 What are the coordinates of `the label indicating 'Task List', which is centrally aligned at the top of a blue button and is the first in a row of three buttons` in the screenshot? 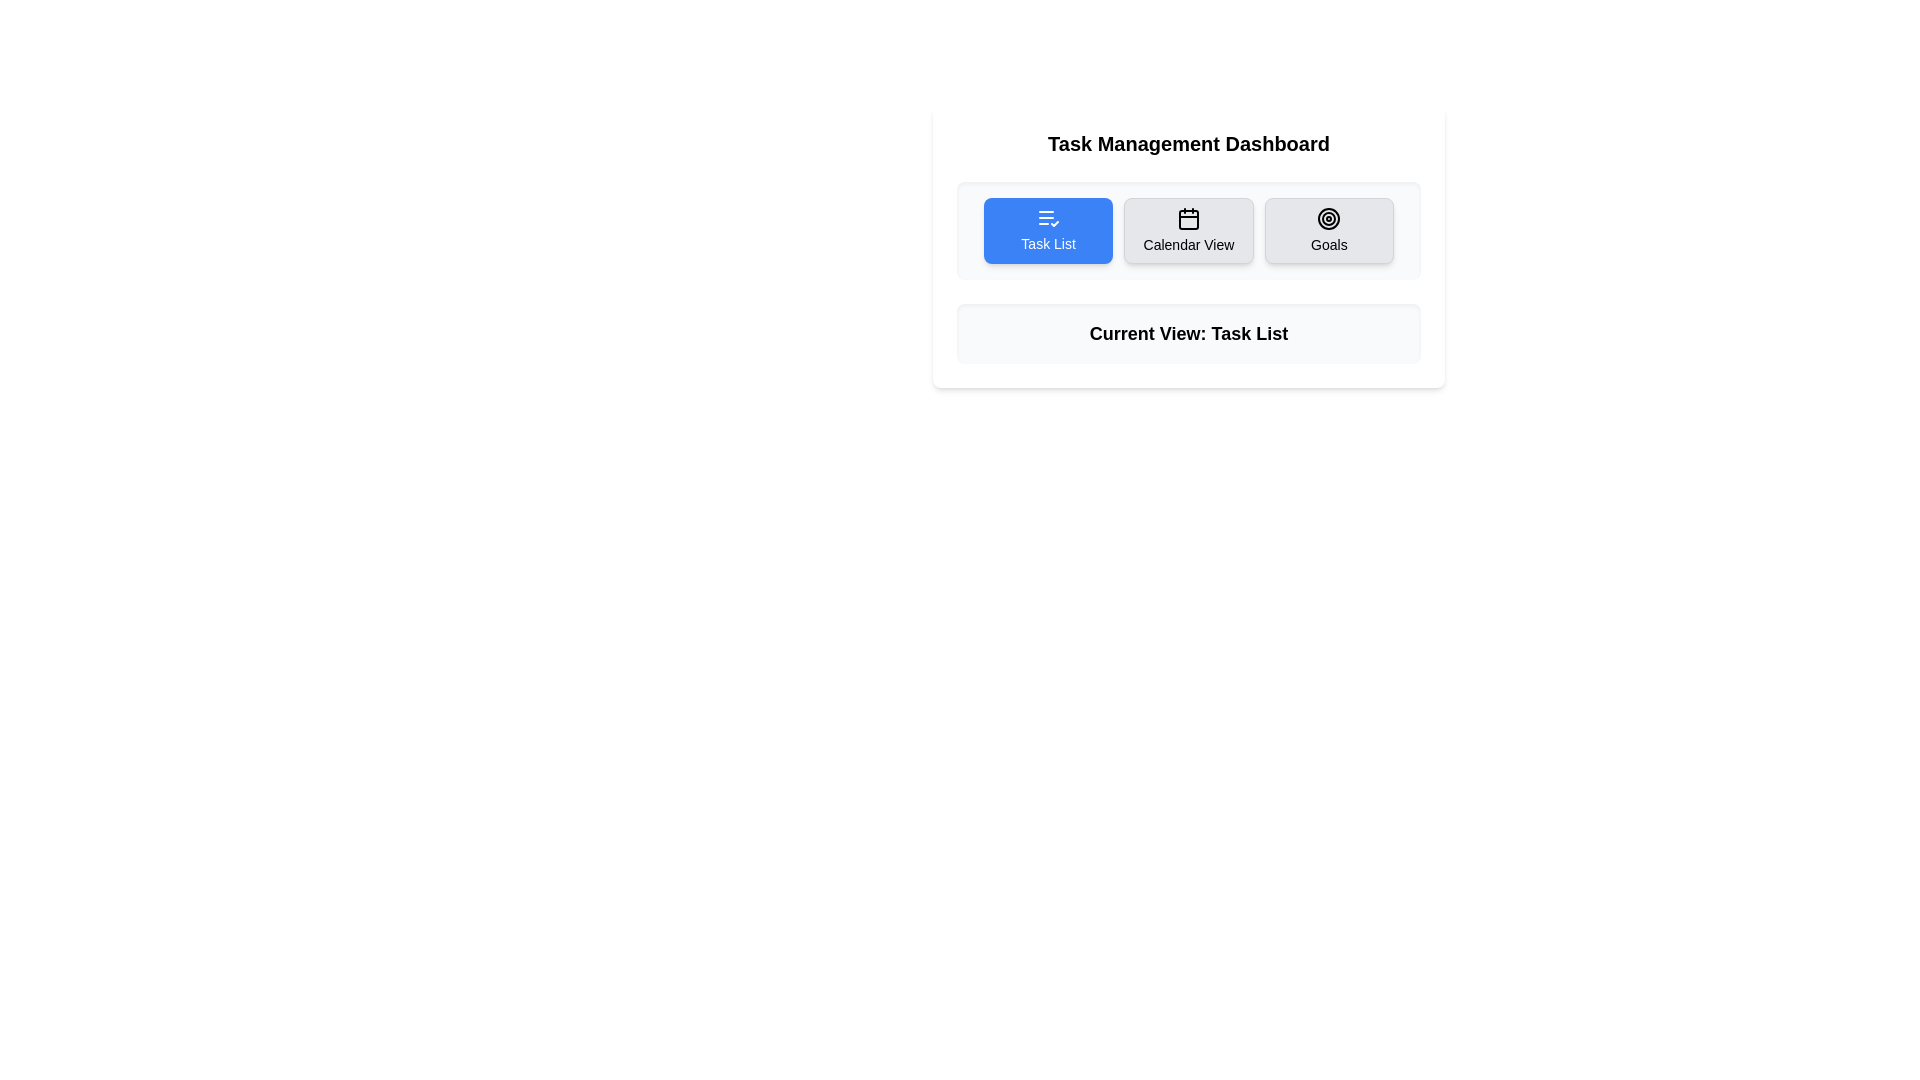 It's located at (1047, 242).